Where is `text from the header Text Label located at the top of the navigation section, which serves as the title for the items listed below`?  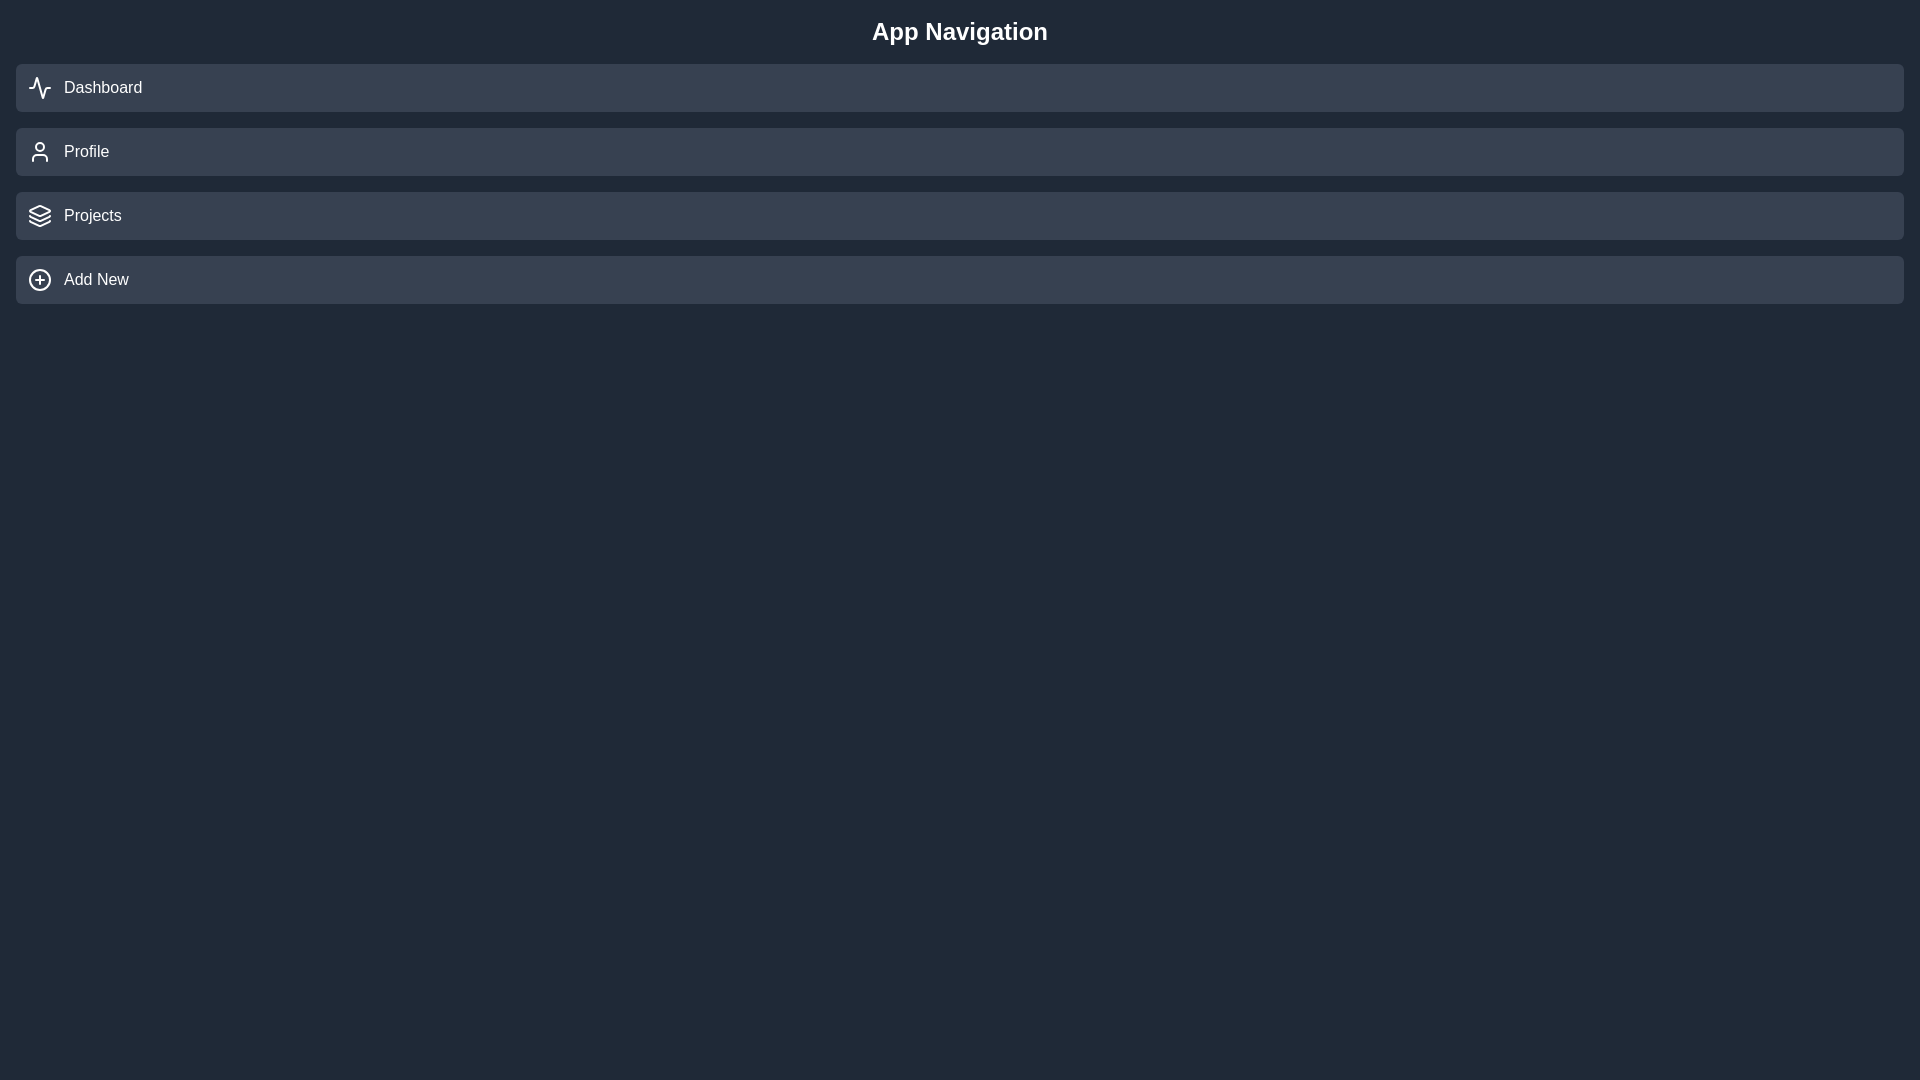
text from the header Text Label located at the top of the navigation section, which serves as the title for the items listed below is located at coordinates (960, 31).